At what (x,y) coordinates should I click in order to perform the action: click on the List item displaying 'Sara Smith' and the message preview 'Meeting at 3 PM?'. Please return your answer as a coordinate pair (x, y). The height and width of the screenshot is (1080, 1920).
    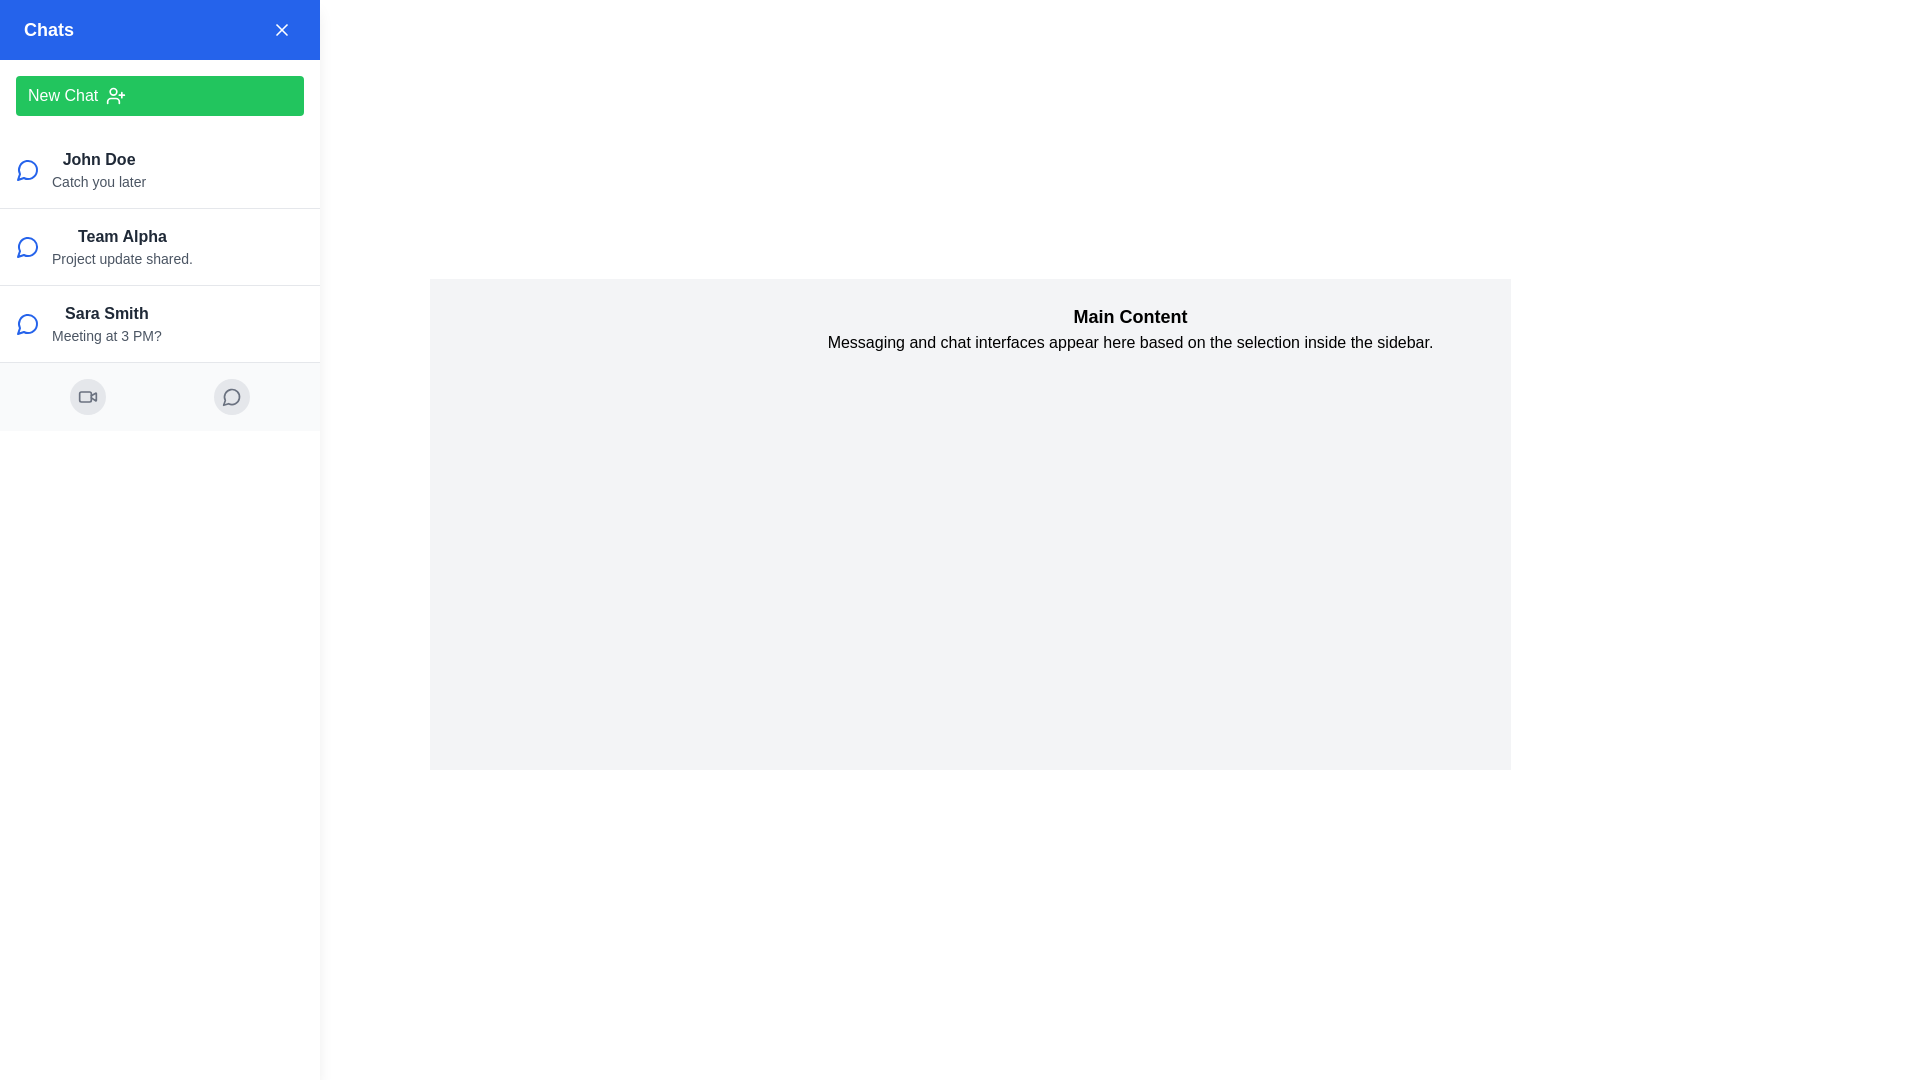
    Looking at the image, I should click on (105, 323).